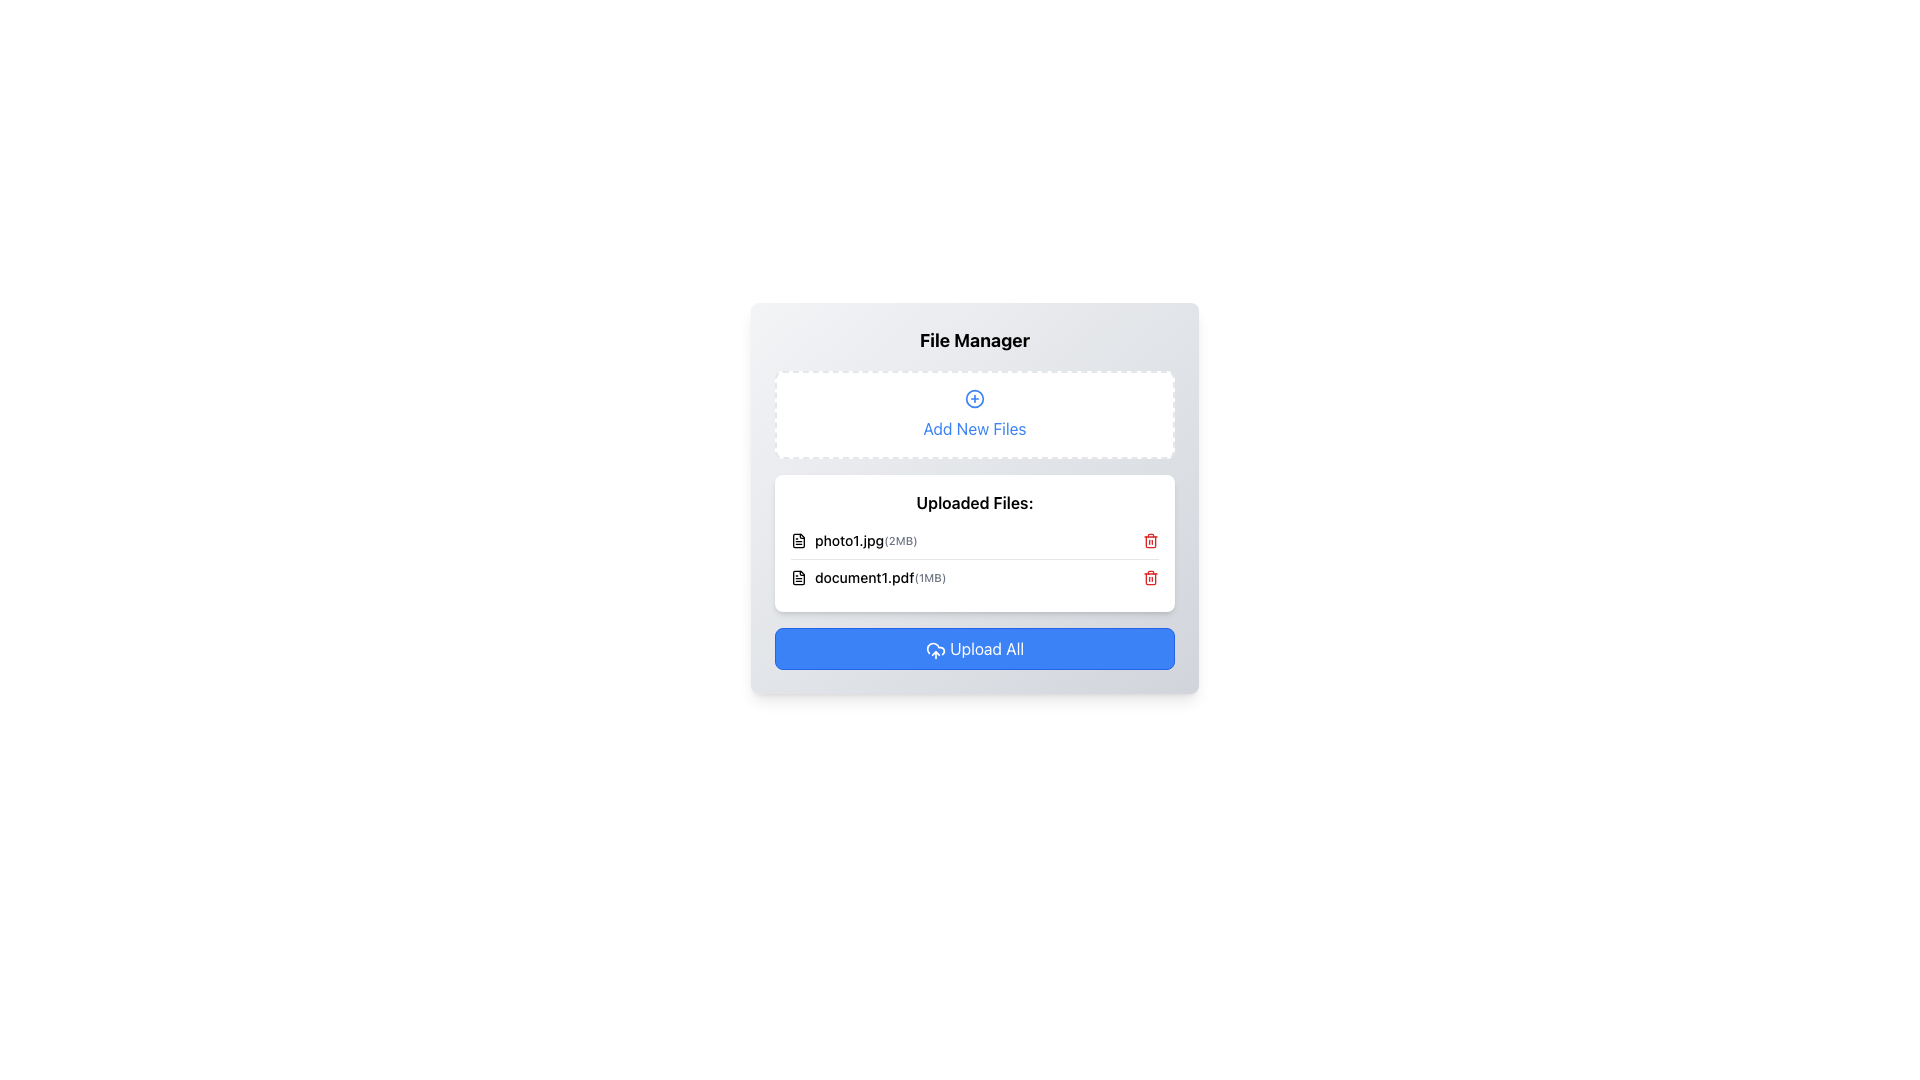 The image size is (1920, 1080). Describe the element at coordinates (1151, 578) in the screenshot. I see `the delete button located at the far right of the second file row, next to 'document1.pdf(1MB)', to potentially preview tooltips` at that location.